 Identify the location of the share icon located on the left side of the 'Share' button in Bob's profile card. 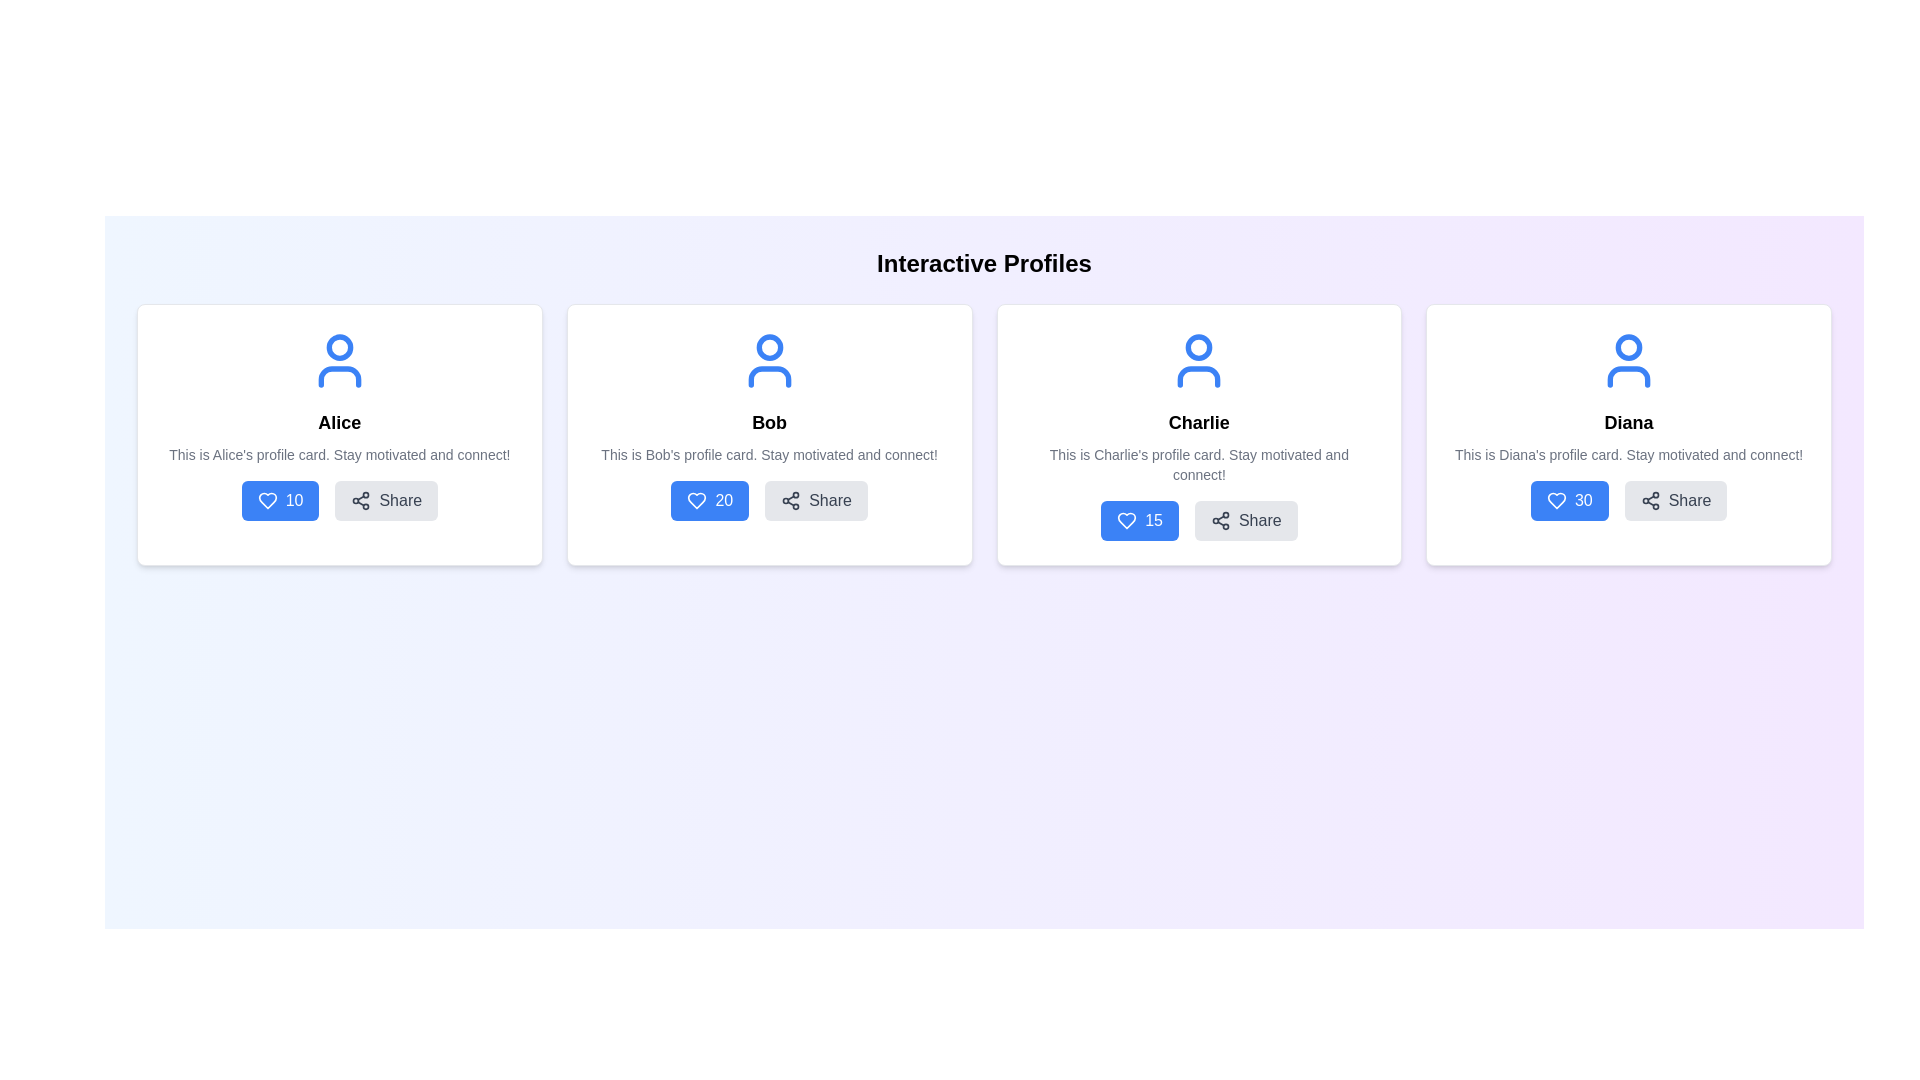
(790, 500).